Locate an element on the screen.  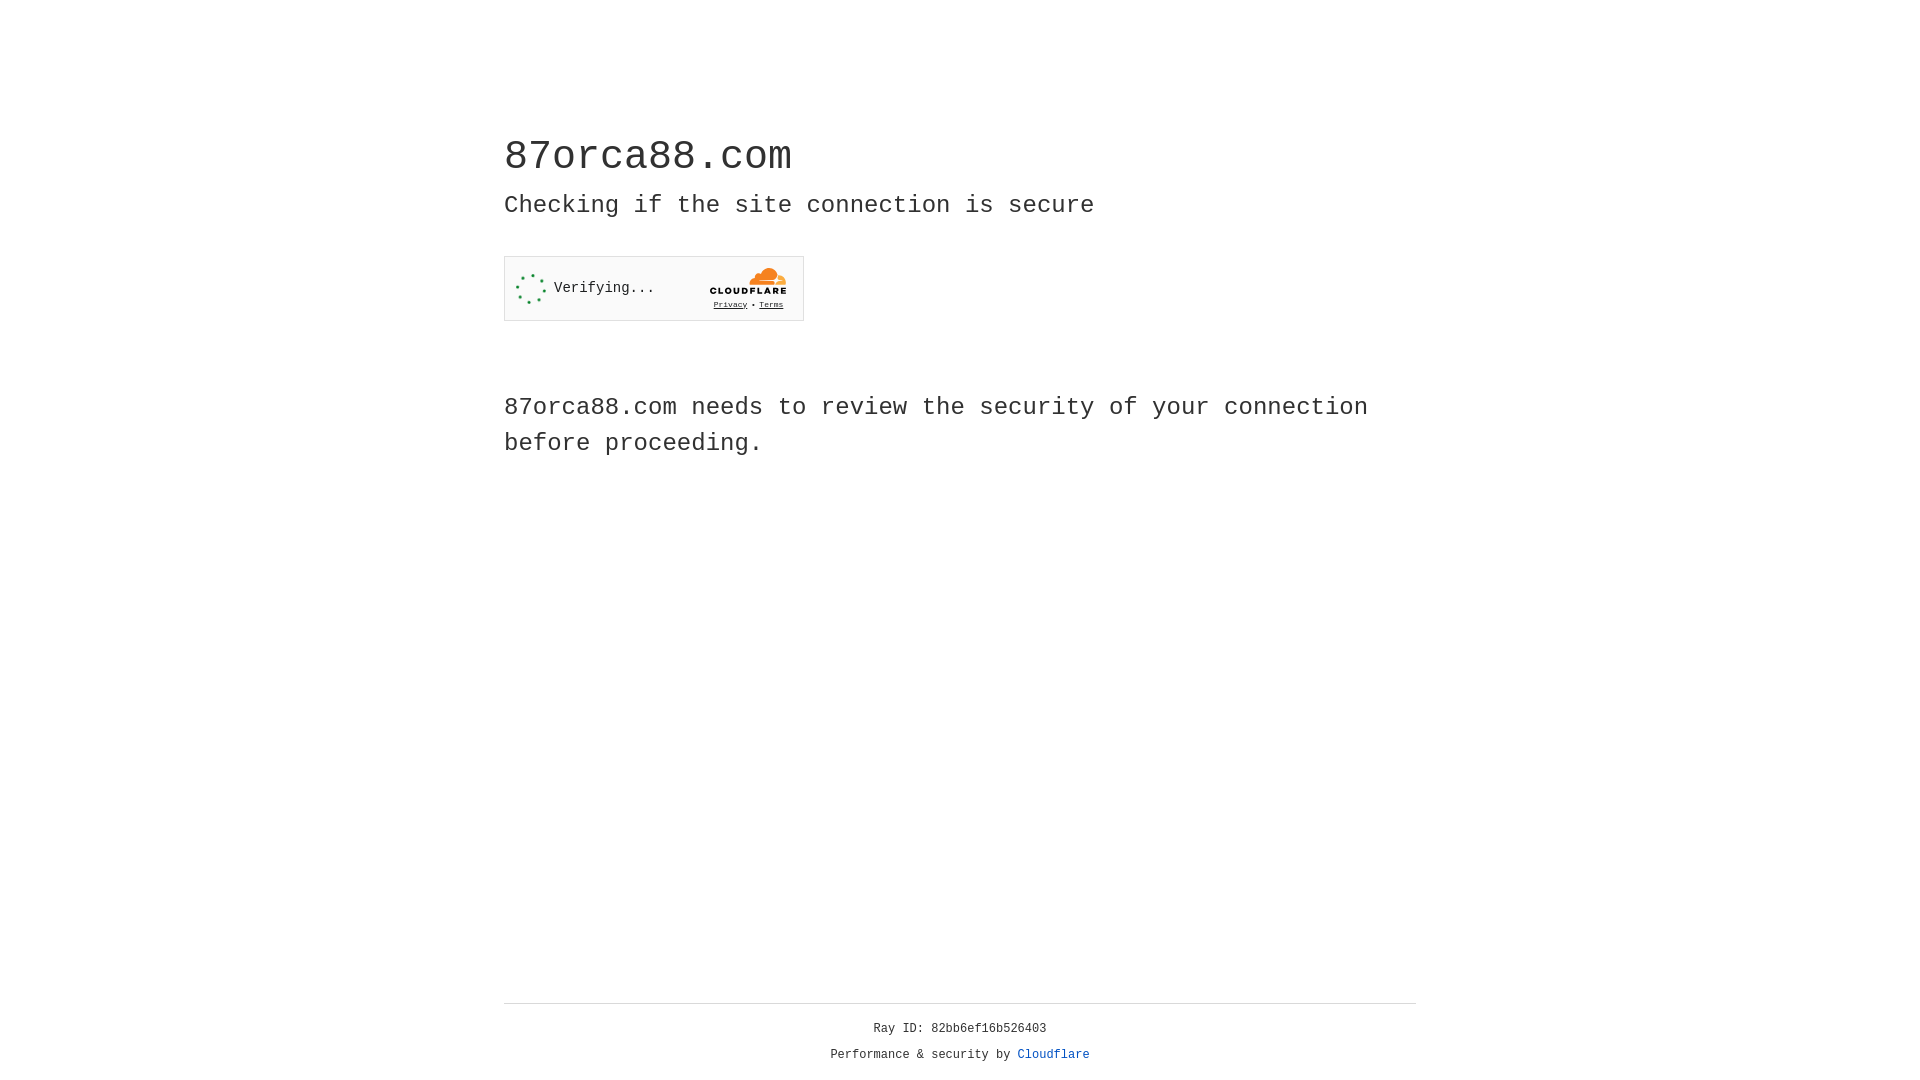
'Cloudflare' is located at coordinates (1053, 1054).